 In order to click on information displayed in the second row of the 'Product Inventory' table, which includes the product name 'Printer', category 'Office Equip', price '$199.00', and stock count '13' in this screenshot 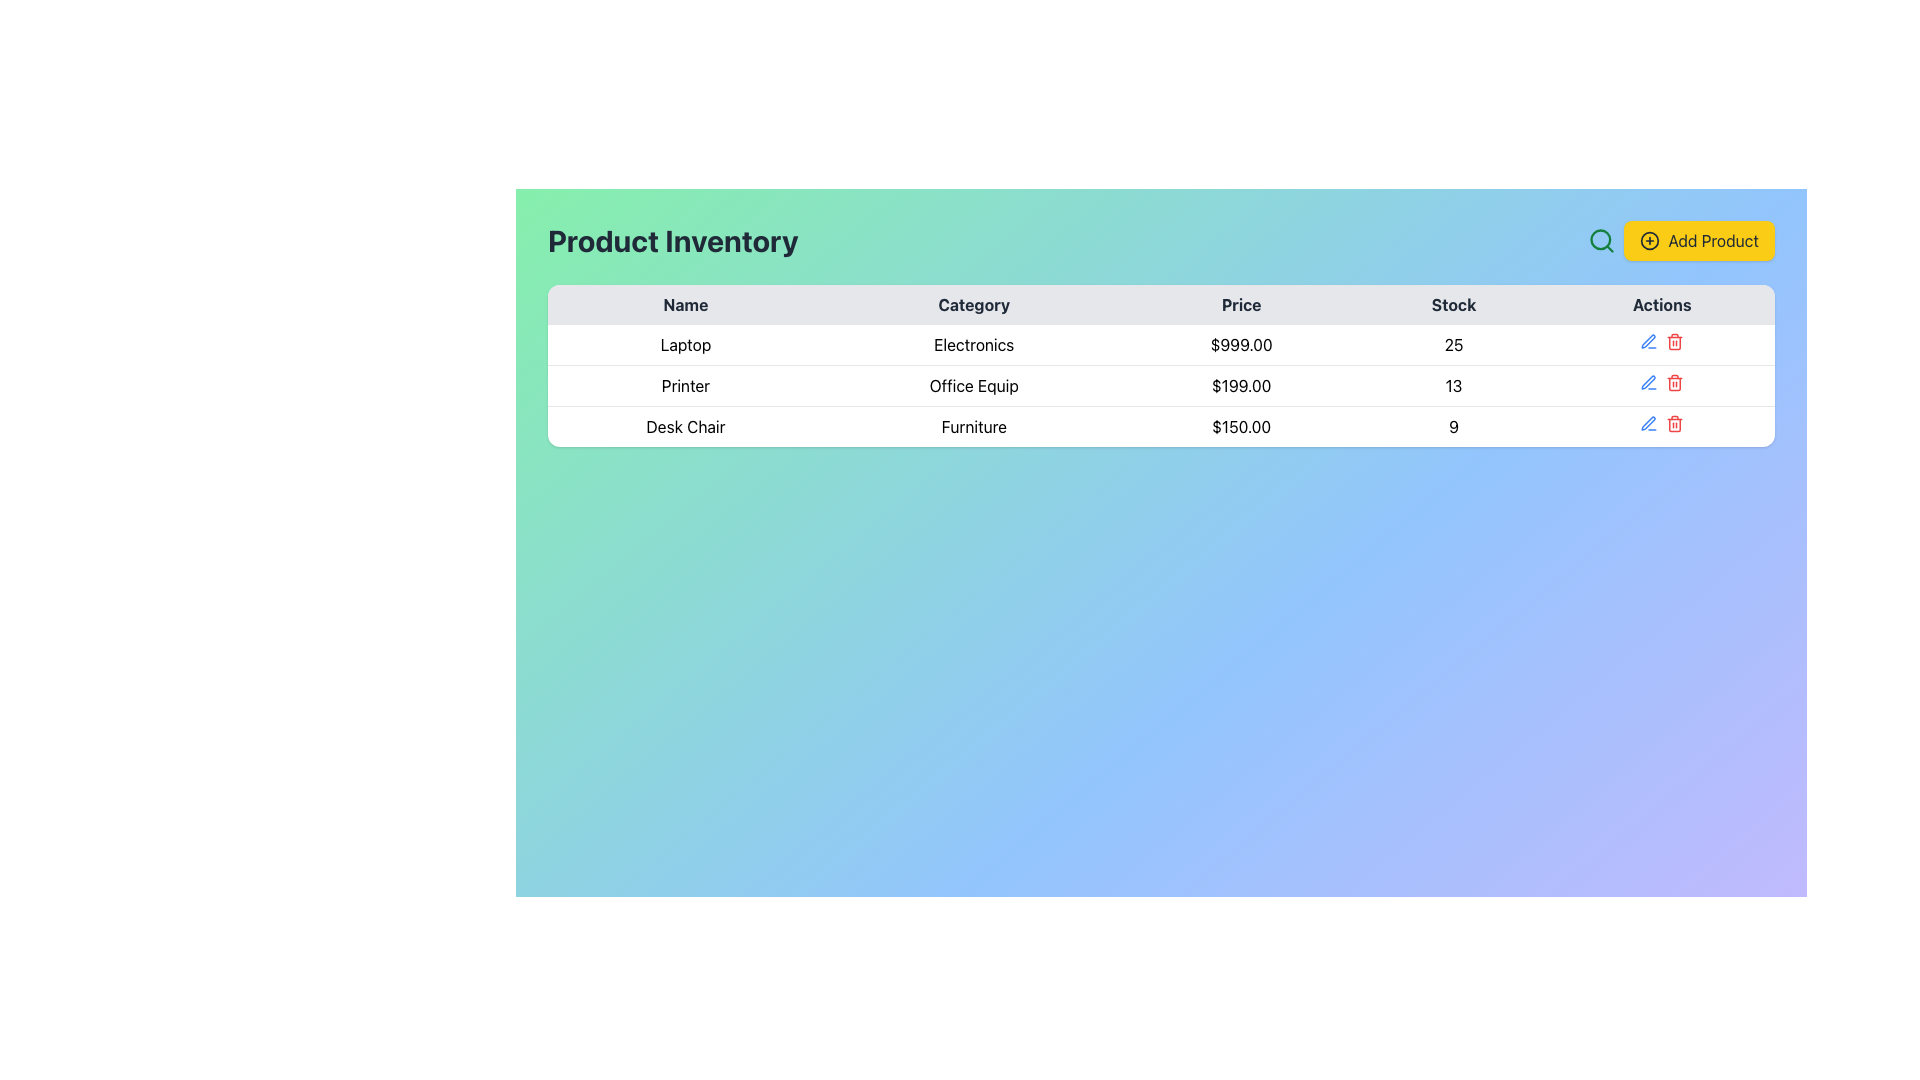, I will do `click(1161, 385)`.